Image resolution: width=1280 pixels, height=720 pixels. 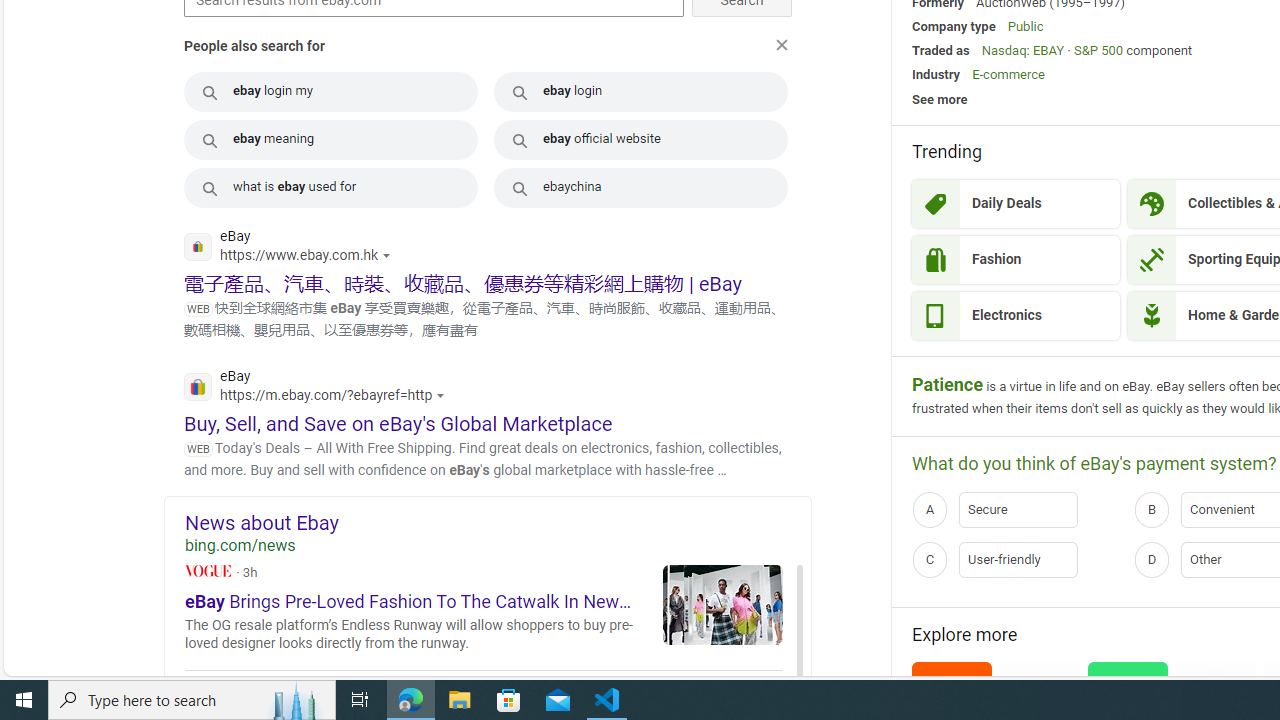 I want to click on 'Daily Deals', so click(x=1015, y=204).